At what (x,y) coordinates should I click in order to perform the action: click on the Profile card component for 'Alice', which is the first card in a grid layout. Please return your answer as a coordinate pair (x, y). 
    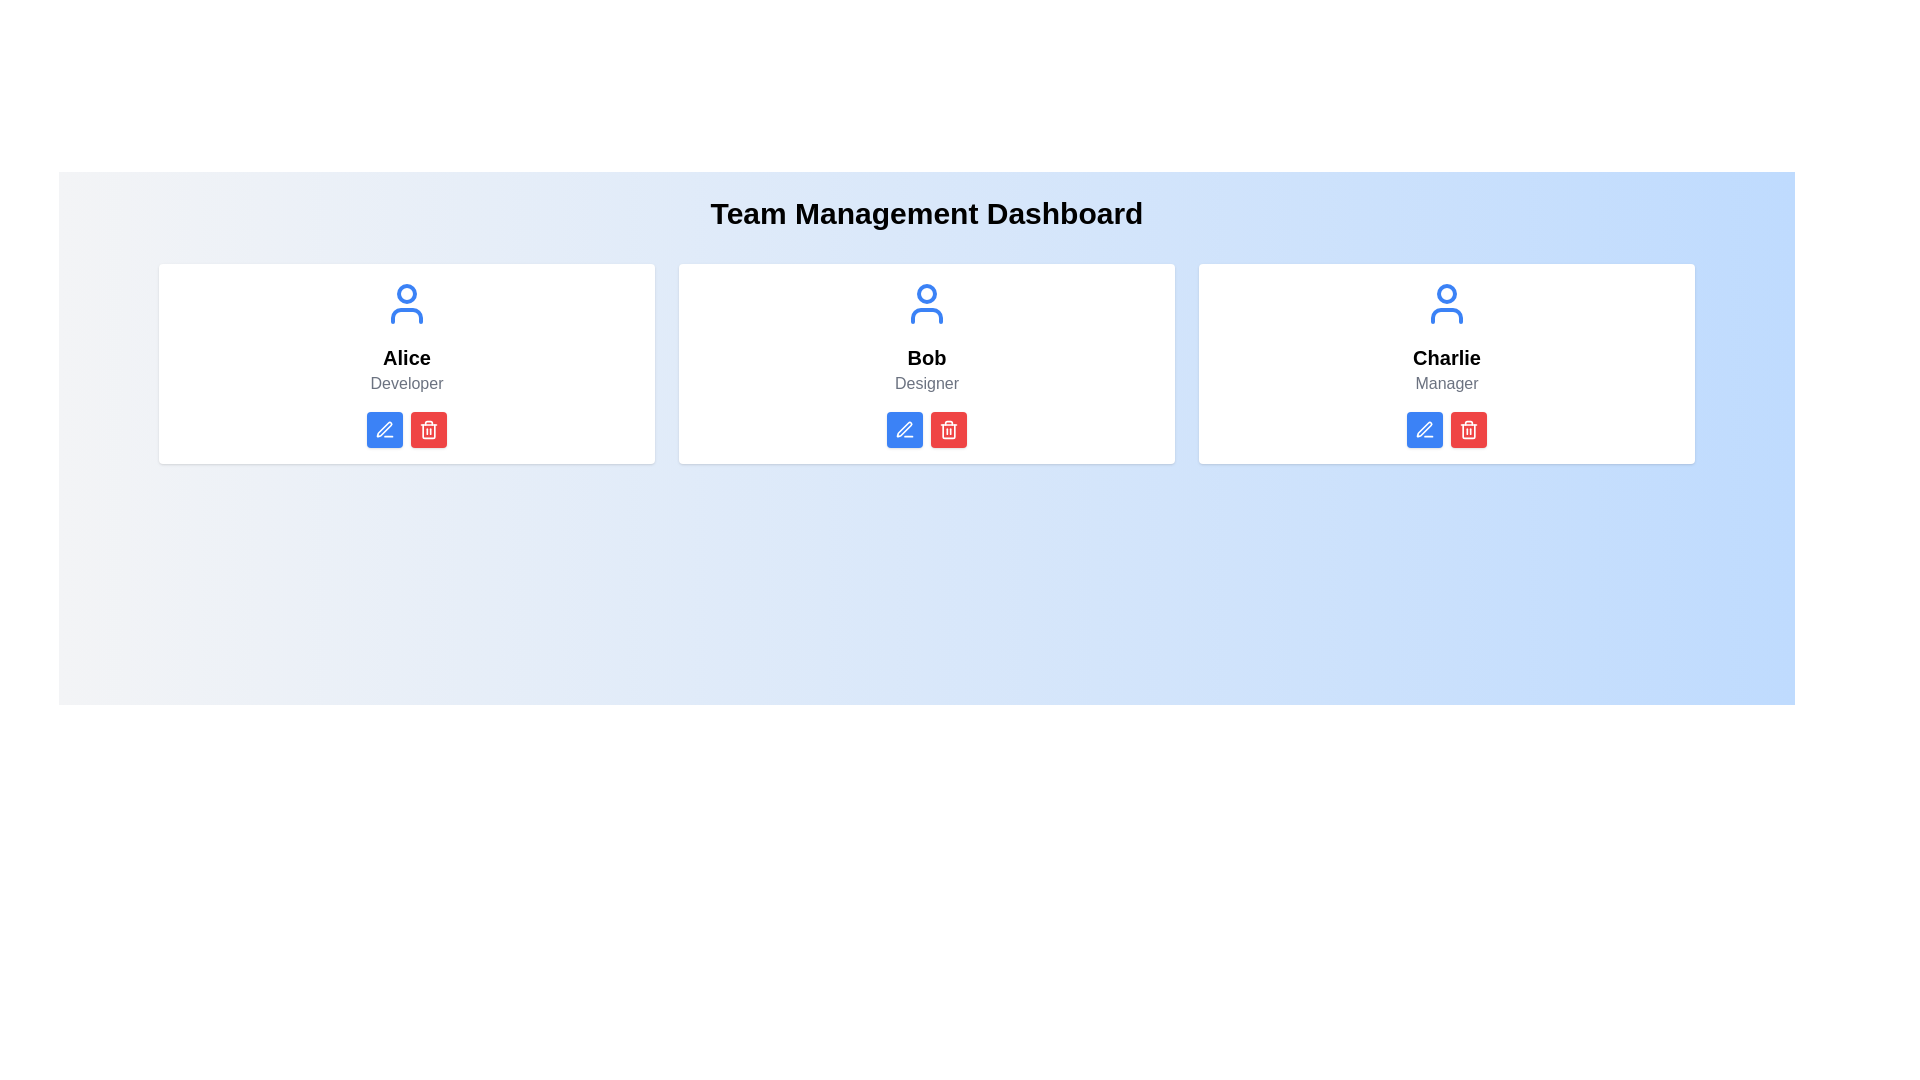
    Looking at the image, I should click on (406, 363).